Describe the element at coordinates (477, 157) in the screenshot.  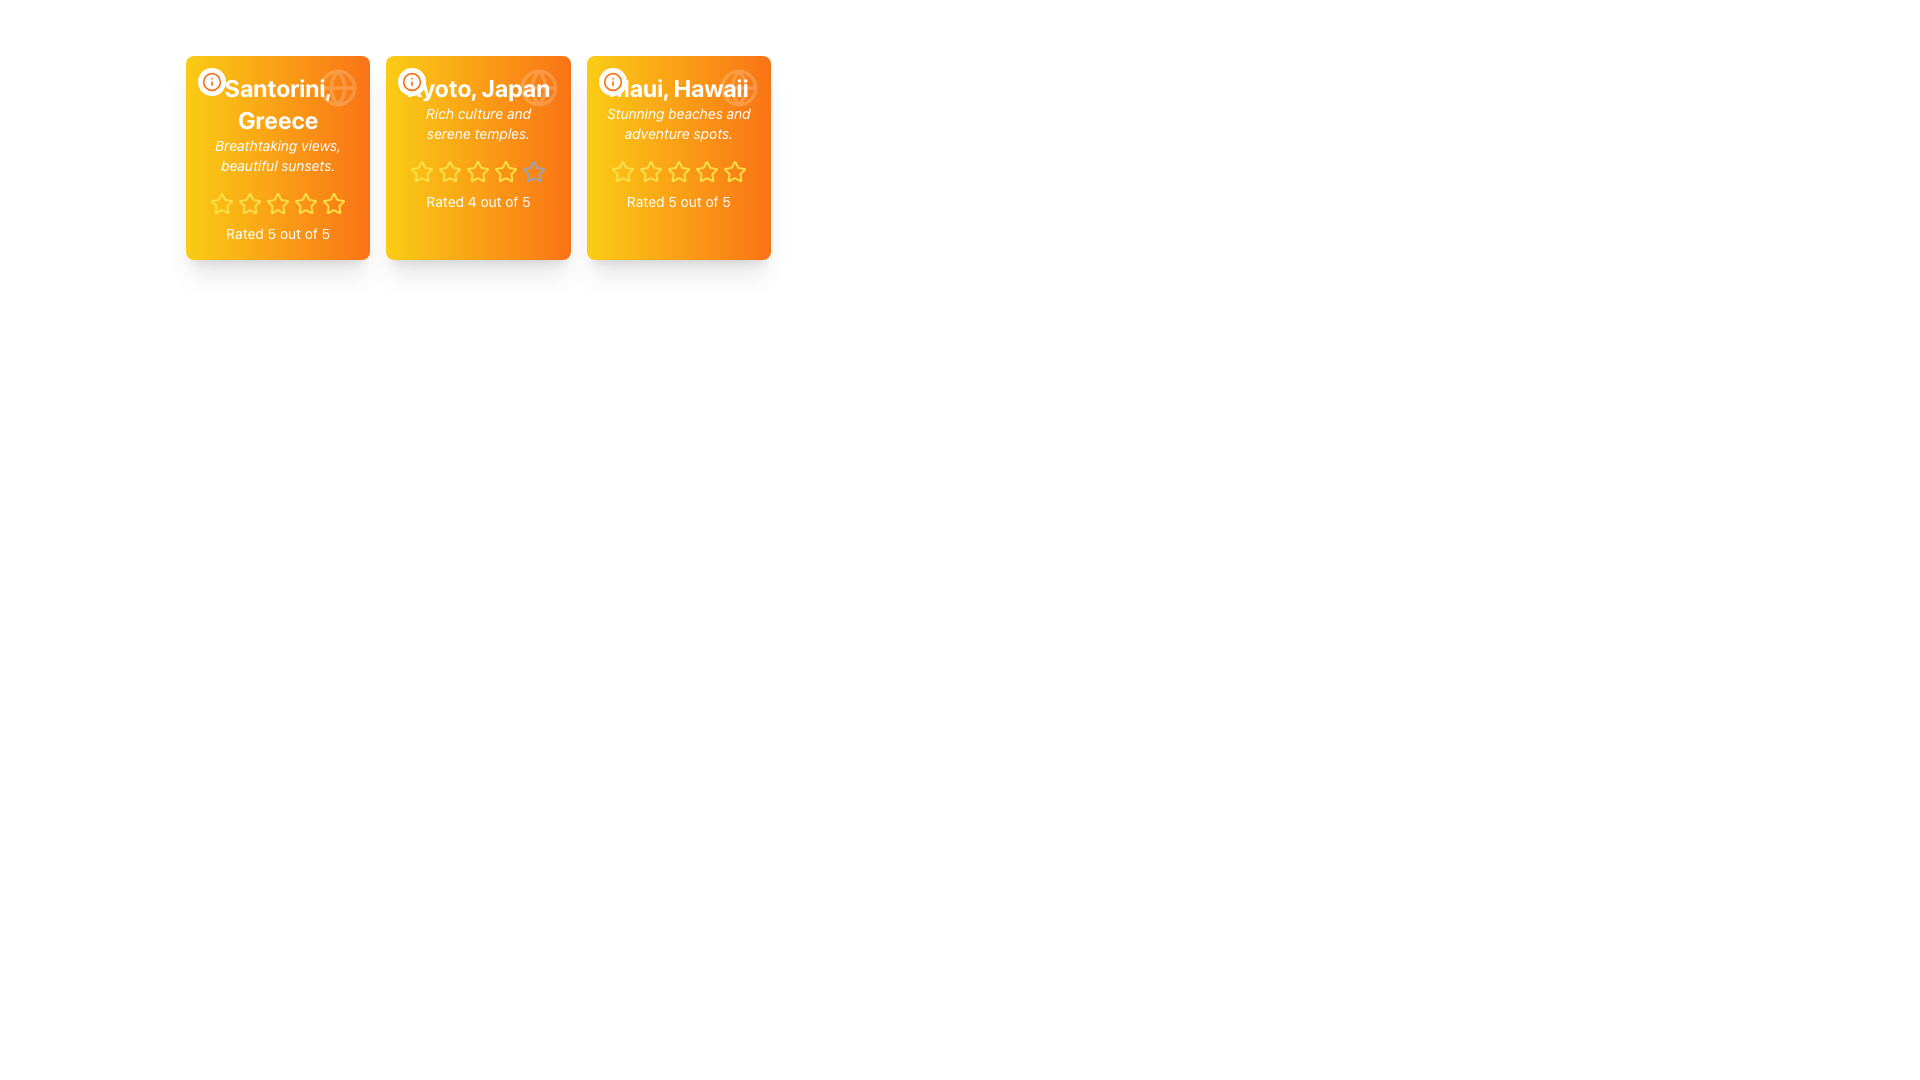
I see `the stars within the Card-like UI component to change its rating, which displays location-based information in the middle column of a three-column layout` at that location.